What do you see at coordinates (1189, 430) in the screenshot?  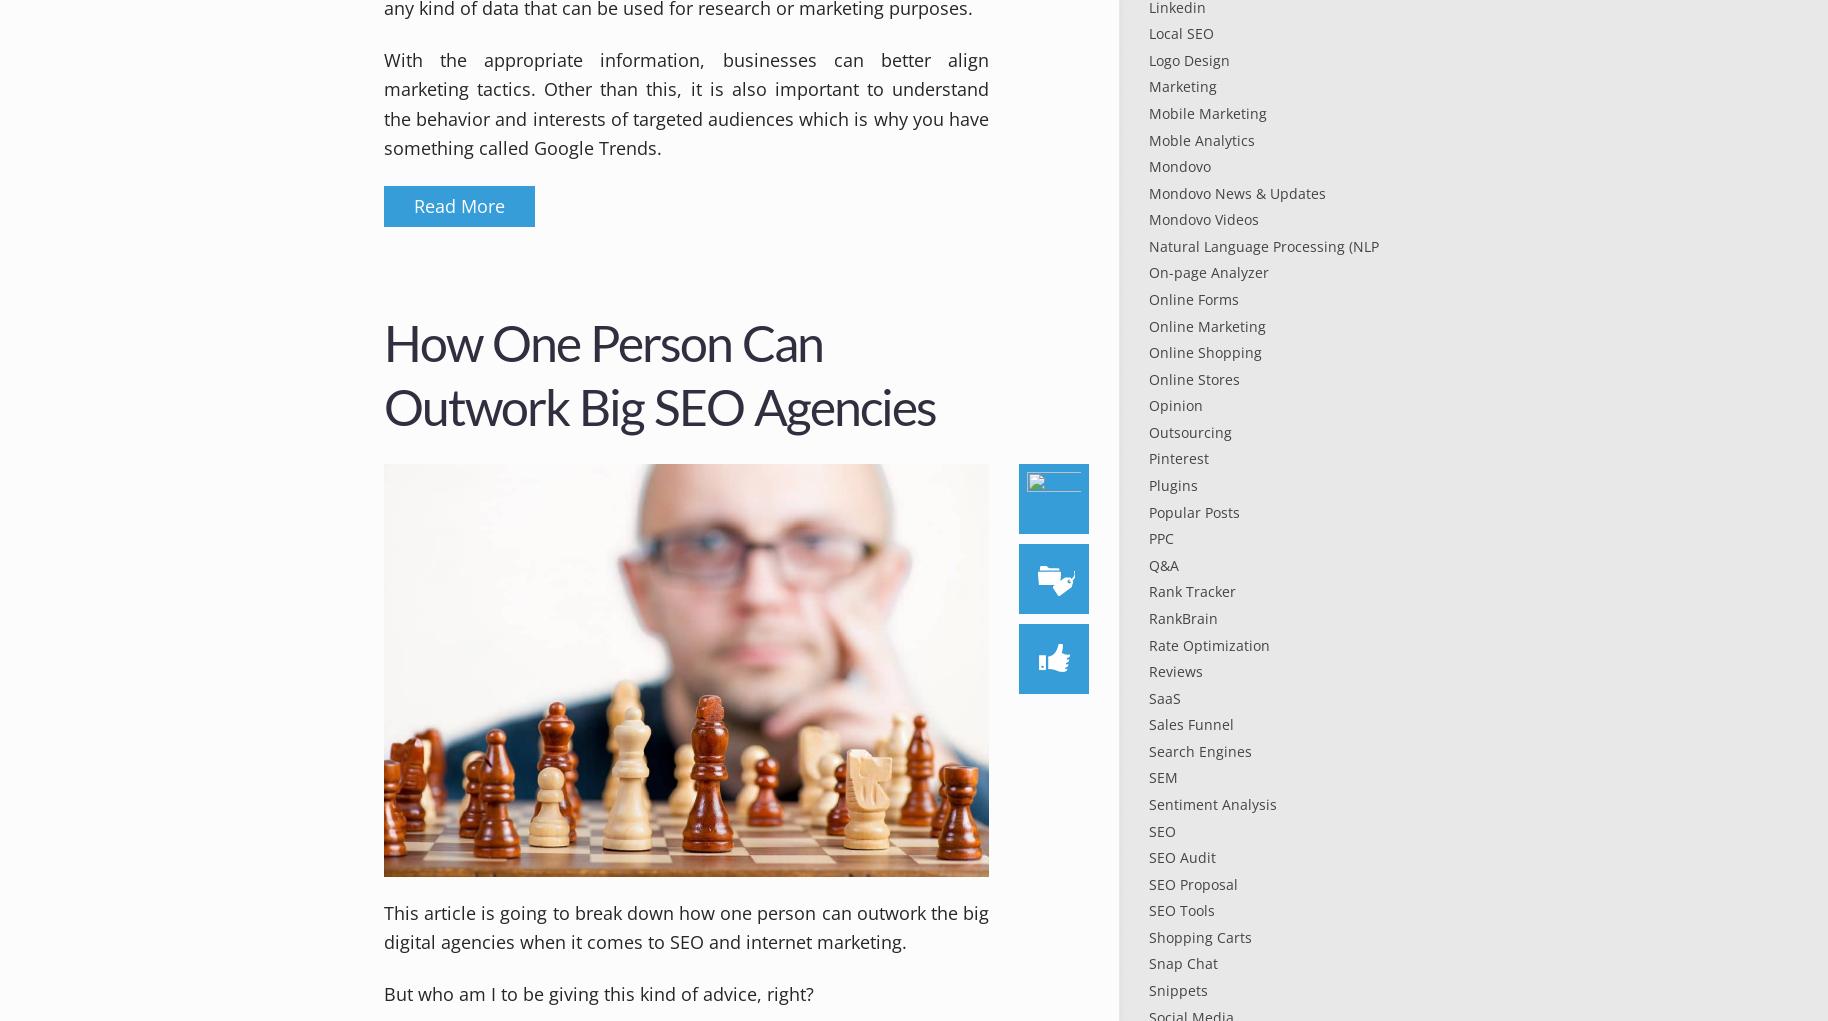 I see `'Outsourcing'` at bounding box center [1189, 430].